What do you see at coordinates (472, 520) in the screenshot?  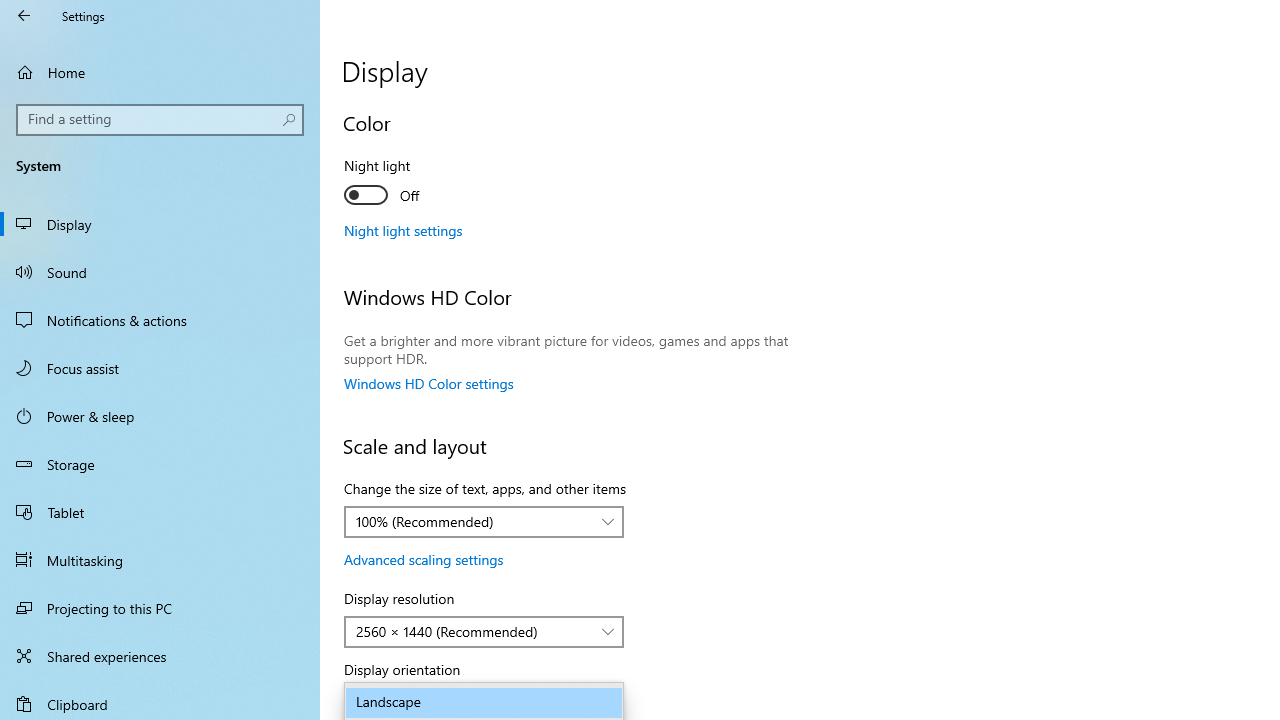 I see `'100% (Recommended)'` at bounding box center [472, 520].